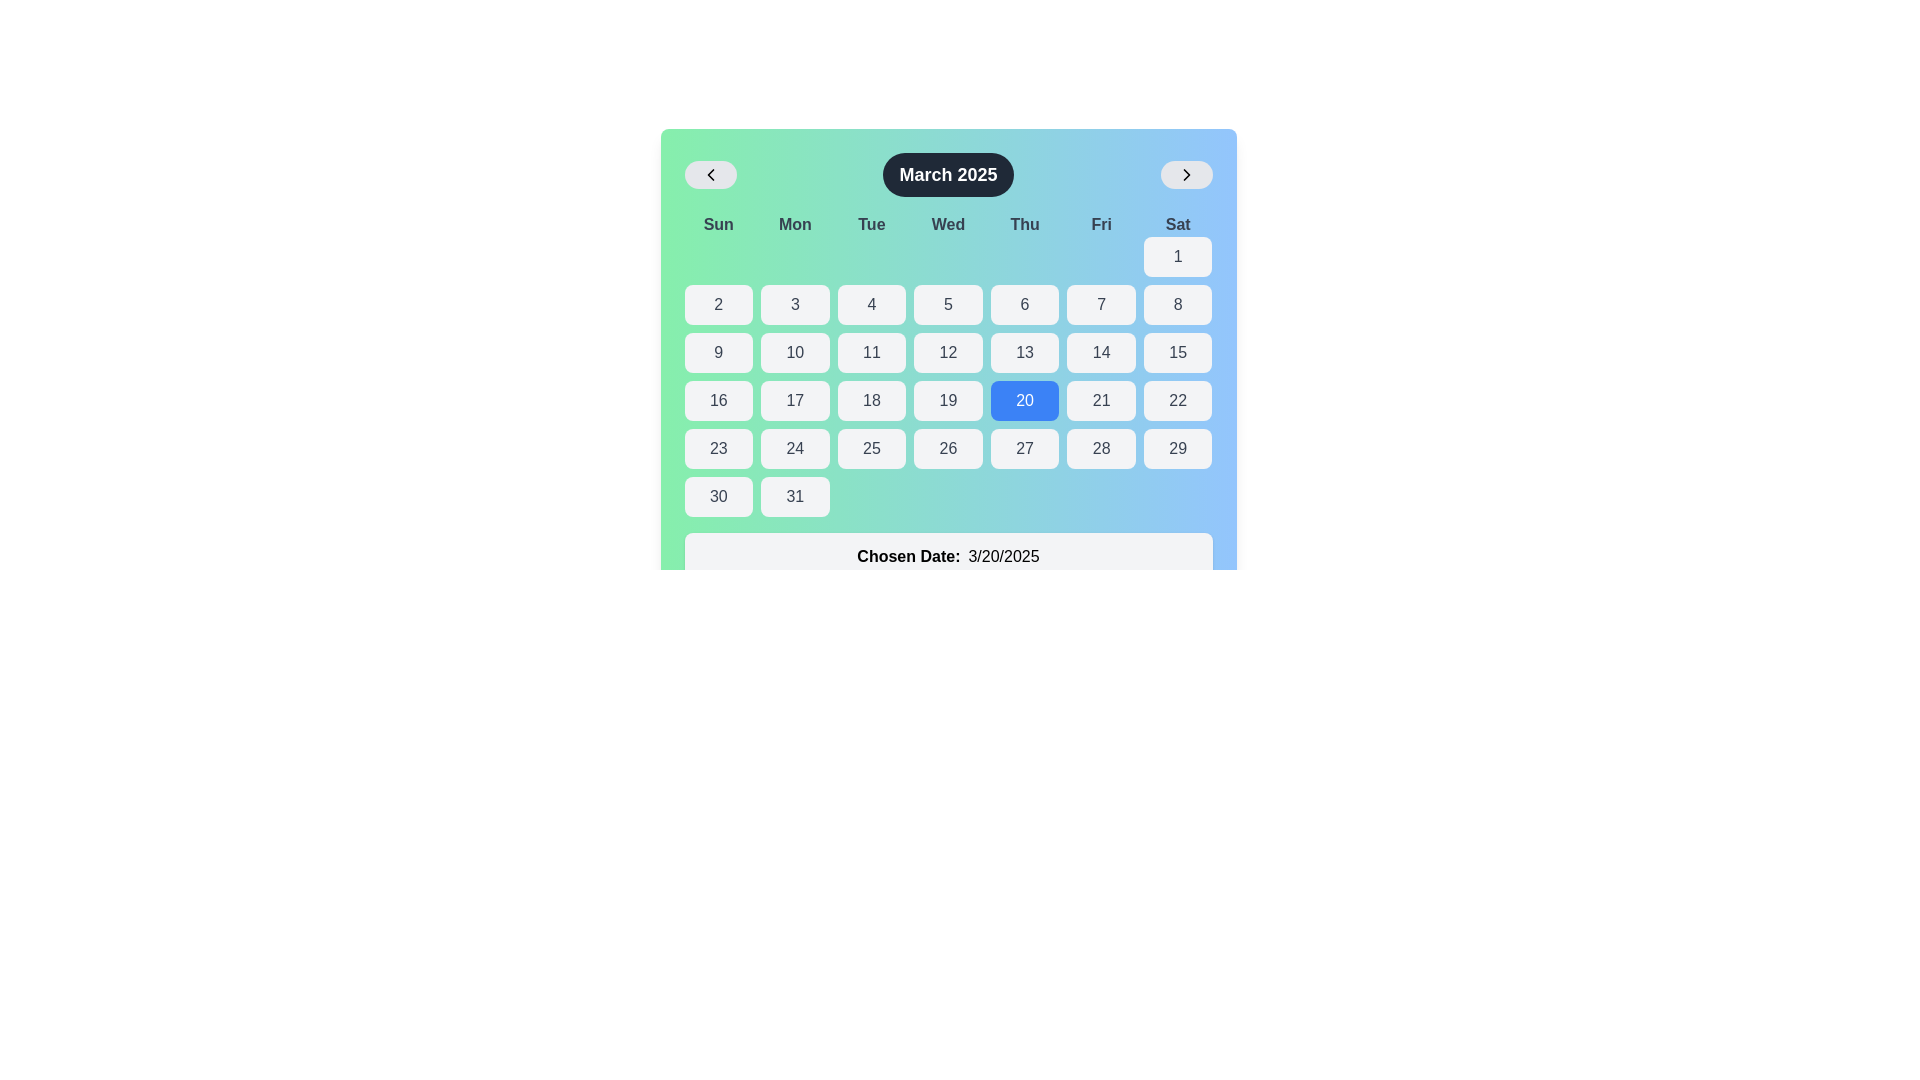 The image size is (1920, 1080). What do you see at coordinates (1025, 256) in the screenshot?
I see `the visual placeholder or spacer in the calendar grid, which is the fifth cell between 'Wed' and 'Fri' in the top row` at bounding box center [1025, 256].